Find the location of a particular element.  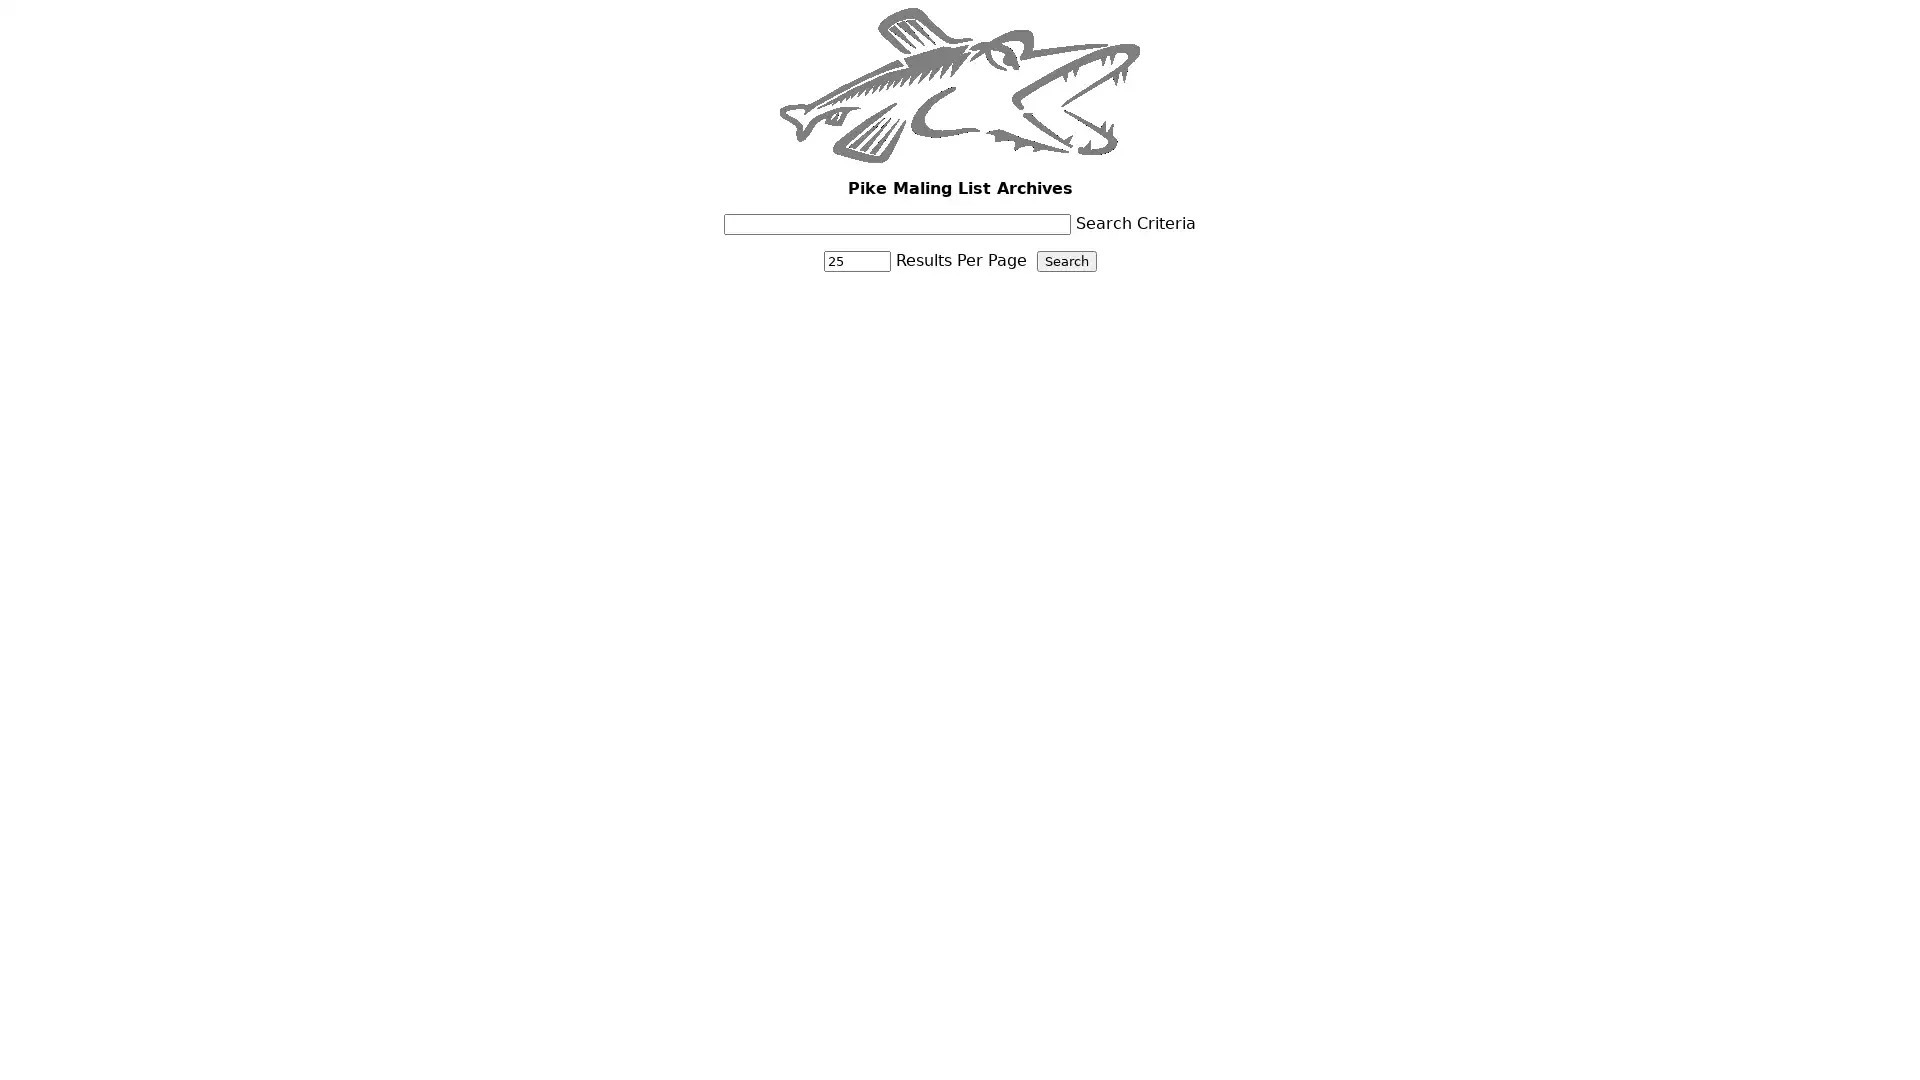

Search is located at coordinates (1064, 260).